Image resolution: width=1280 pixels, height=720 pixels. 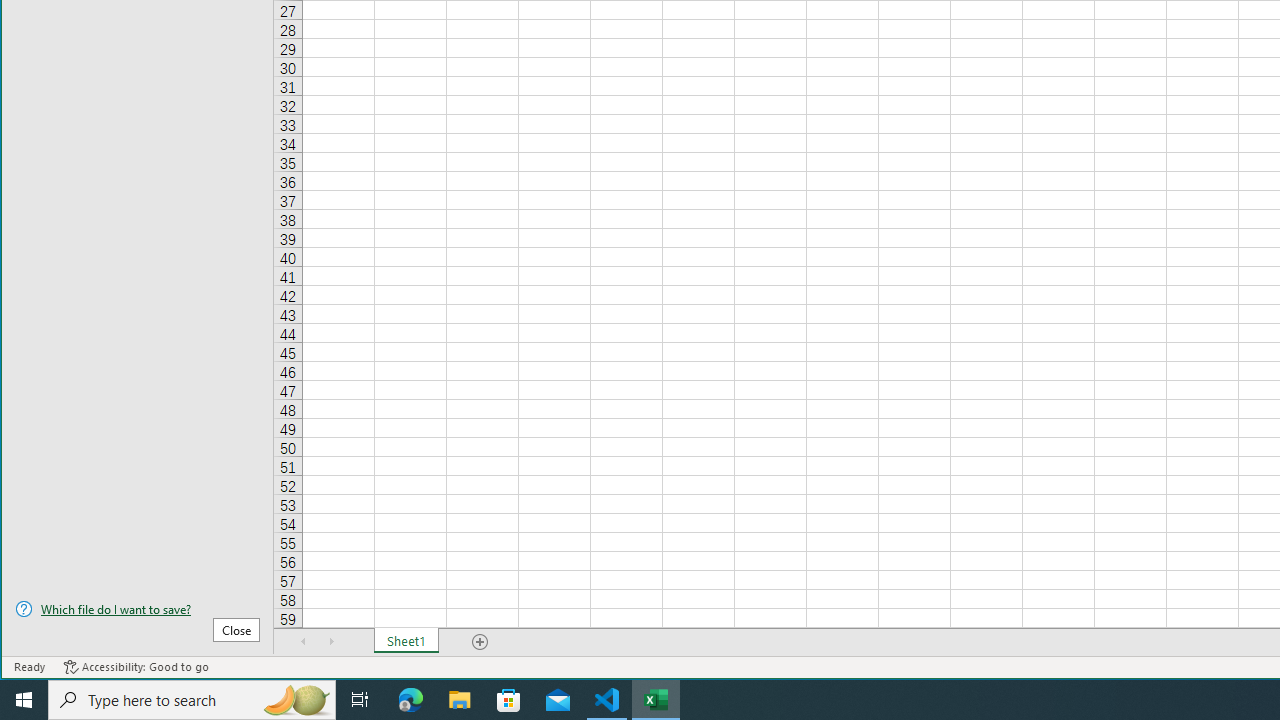 What do you see at coordinates (192, 698) in the screenshot?
I see `'Type here to search'` at bounding box center [192, 698].